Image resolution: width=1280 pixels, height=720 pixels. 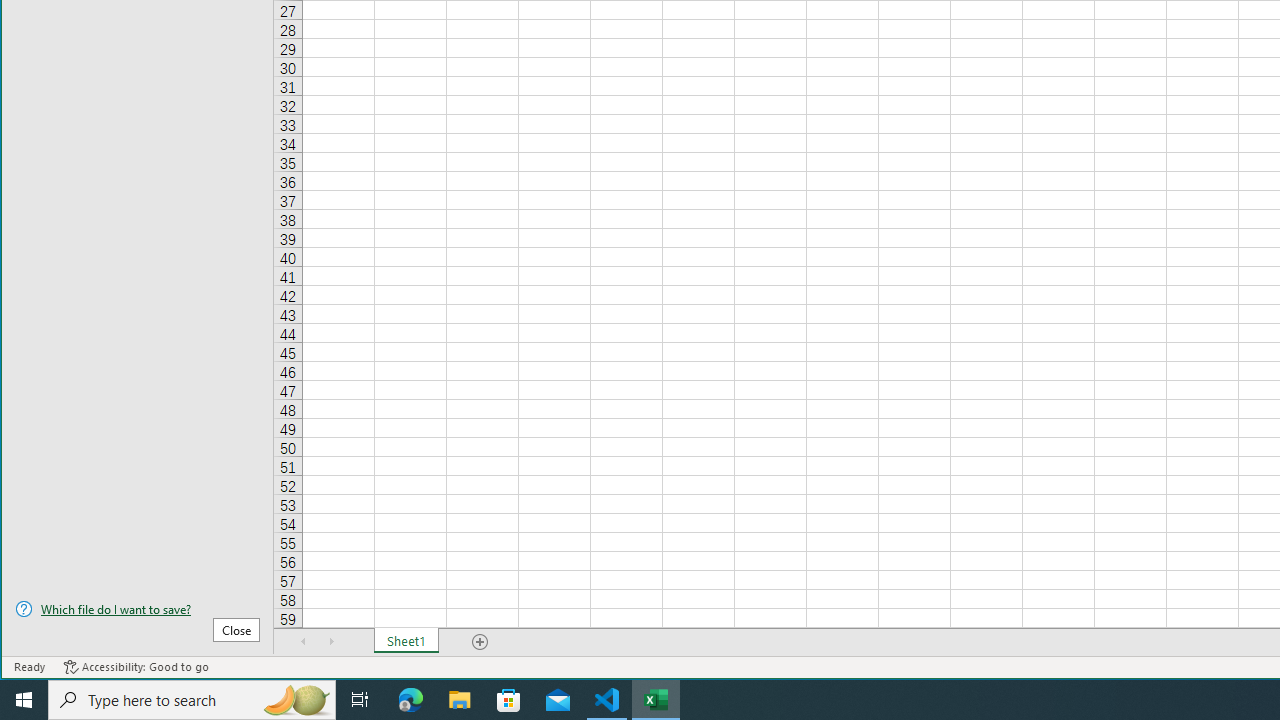 What do you see at coordinates (192, 698) in the screenshot?
I see `'Type here to search'` at bounding box center [192, 698].